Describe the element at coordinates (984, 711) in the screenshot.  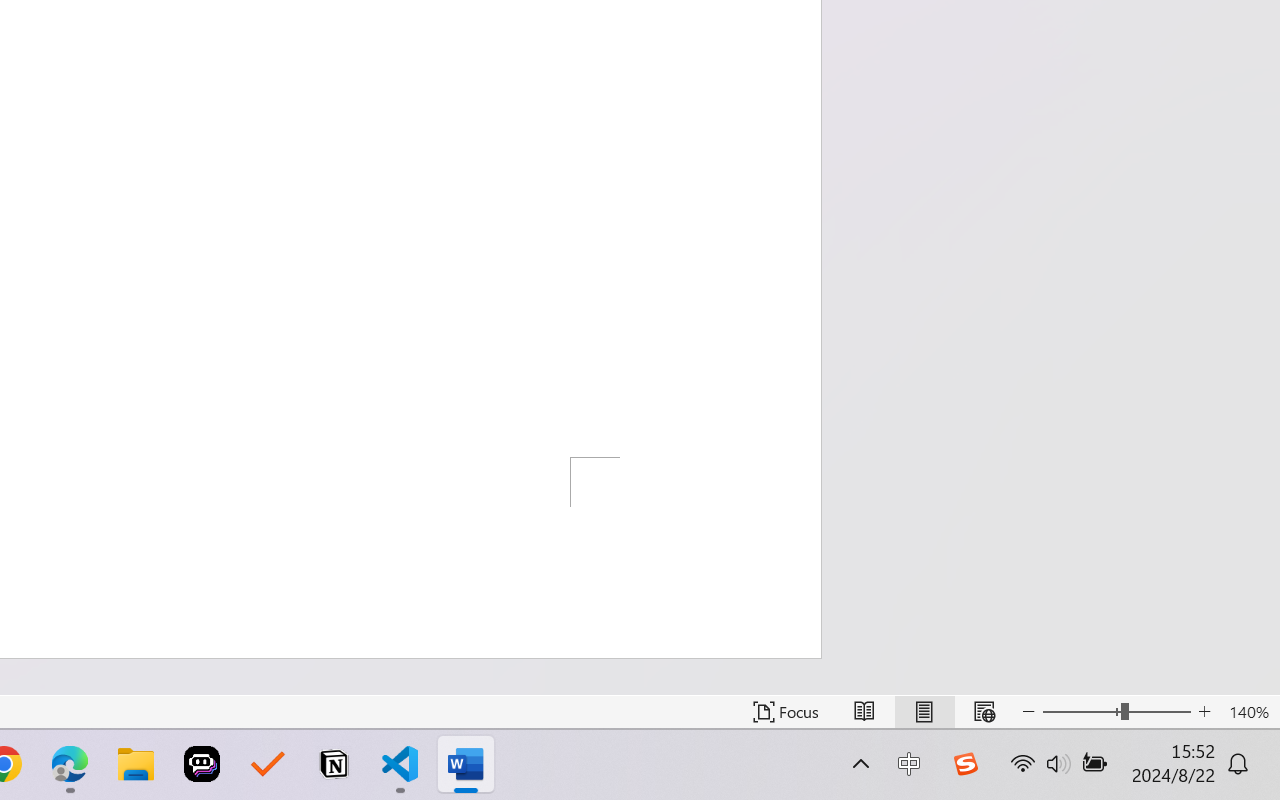
I see `'Web Layout'` at that location.